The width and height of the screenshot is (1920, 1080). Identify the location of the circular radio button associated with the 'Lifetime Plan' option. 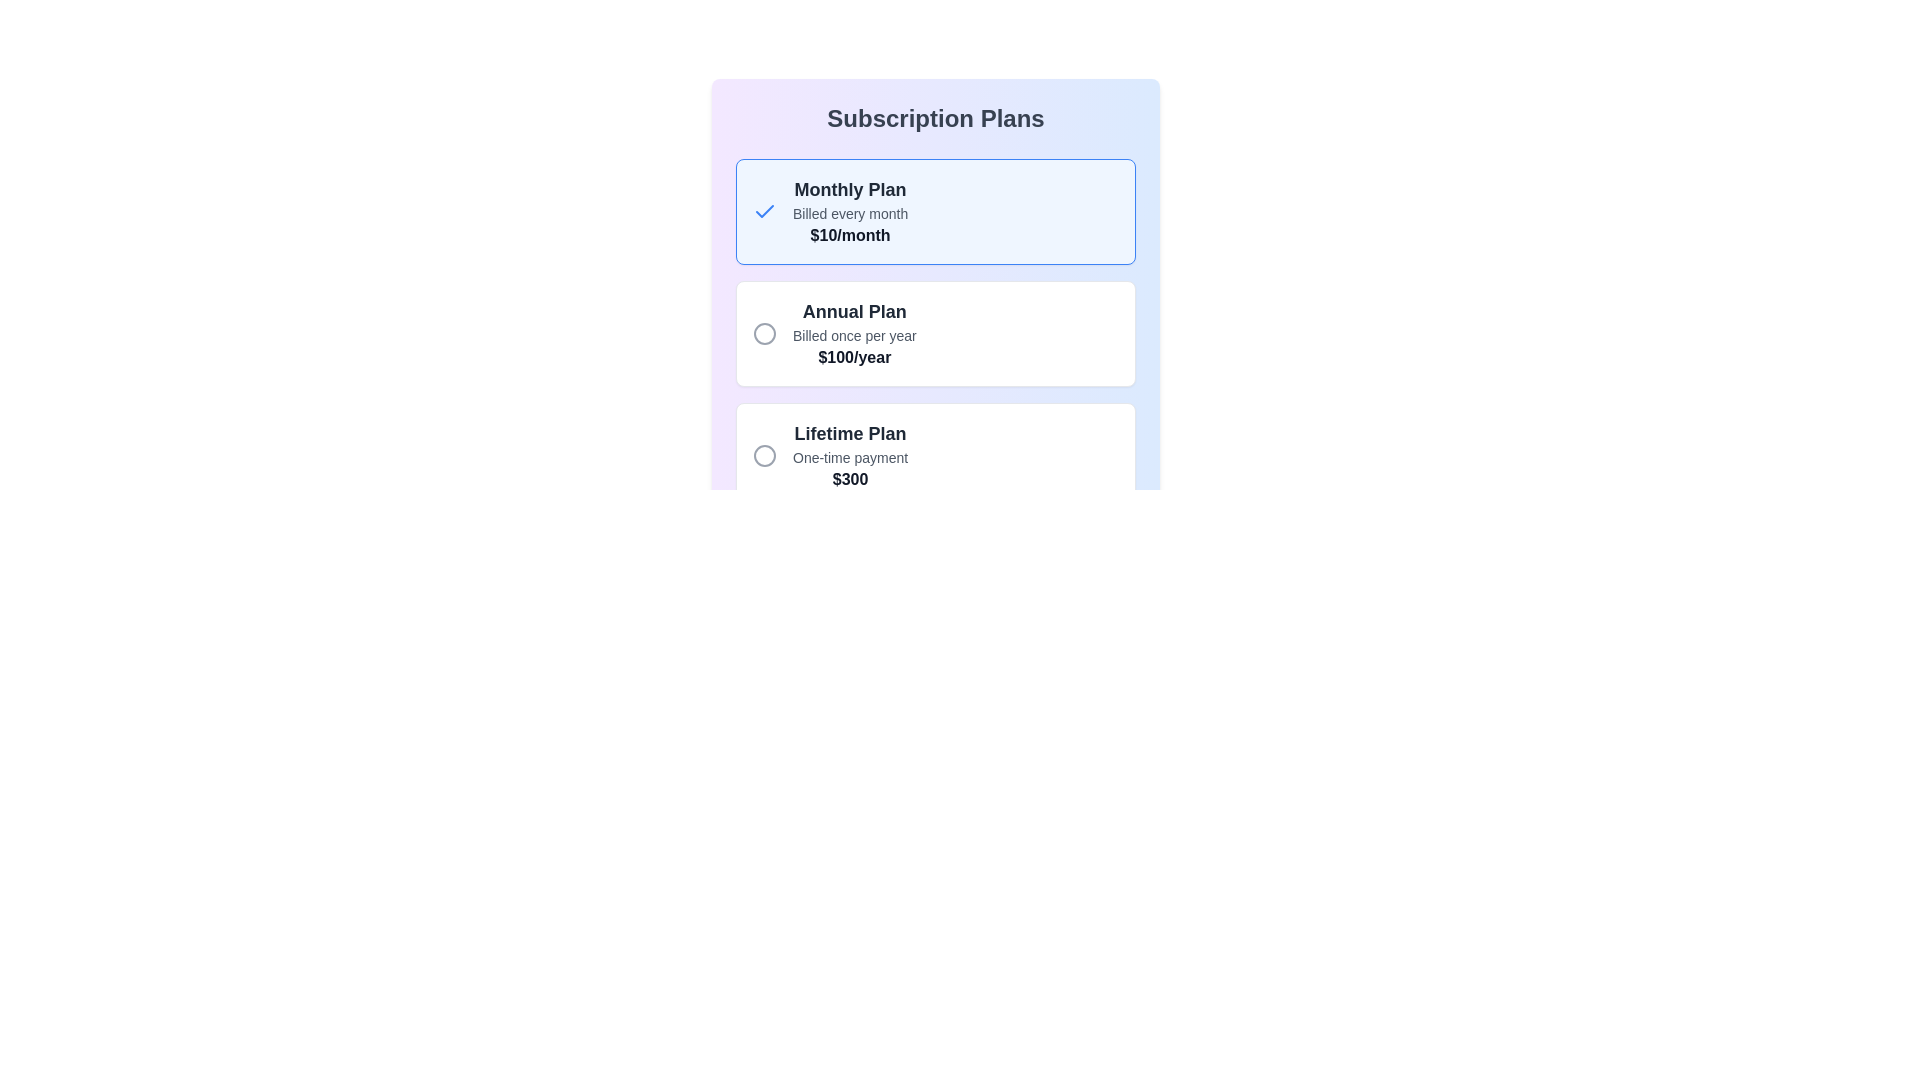
(763, 455).